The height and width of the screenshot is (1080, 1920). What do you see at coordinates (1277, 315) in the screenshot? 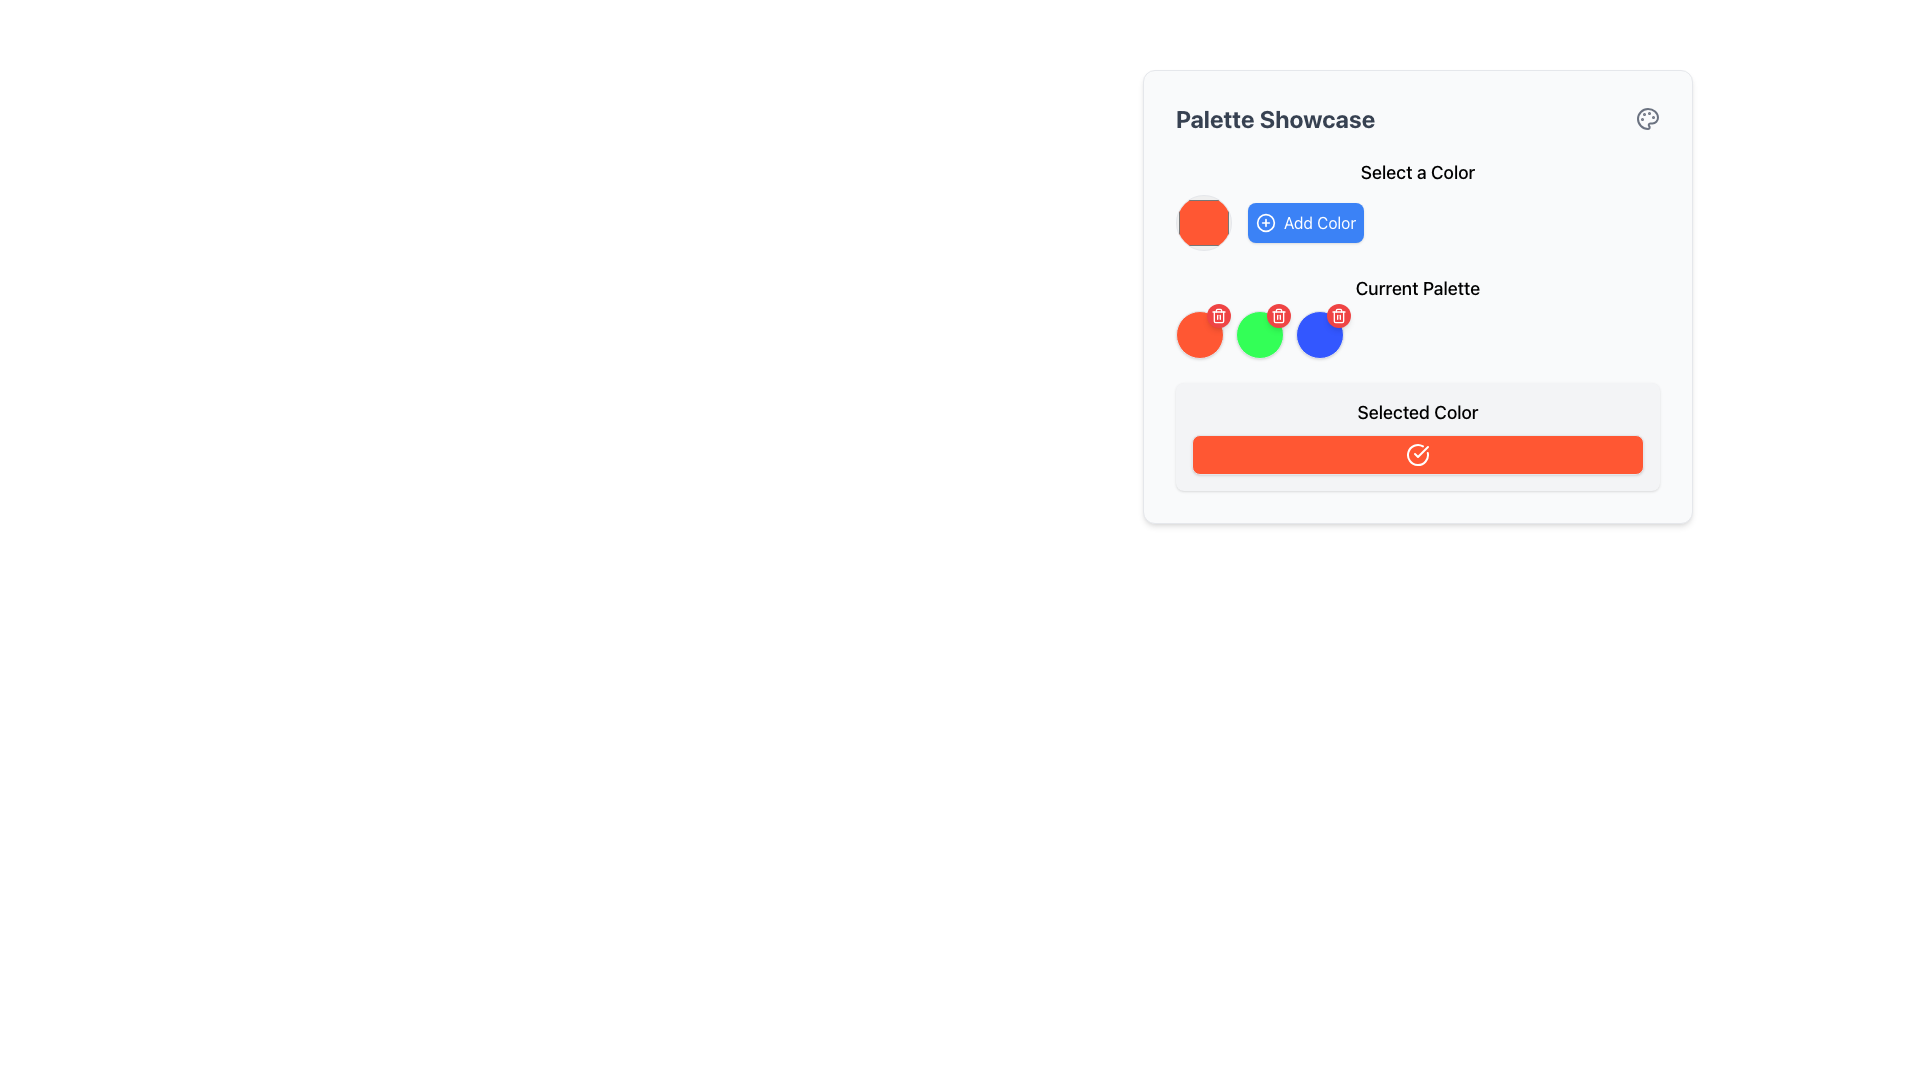
I see `the vertical rectangle component of the trash bin icon located in the upper right corner of the 'Current Palette' section` at bounding box center [1277, 315].